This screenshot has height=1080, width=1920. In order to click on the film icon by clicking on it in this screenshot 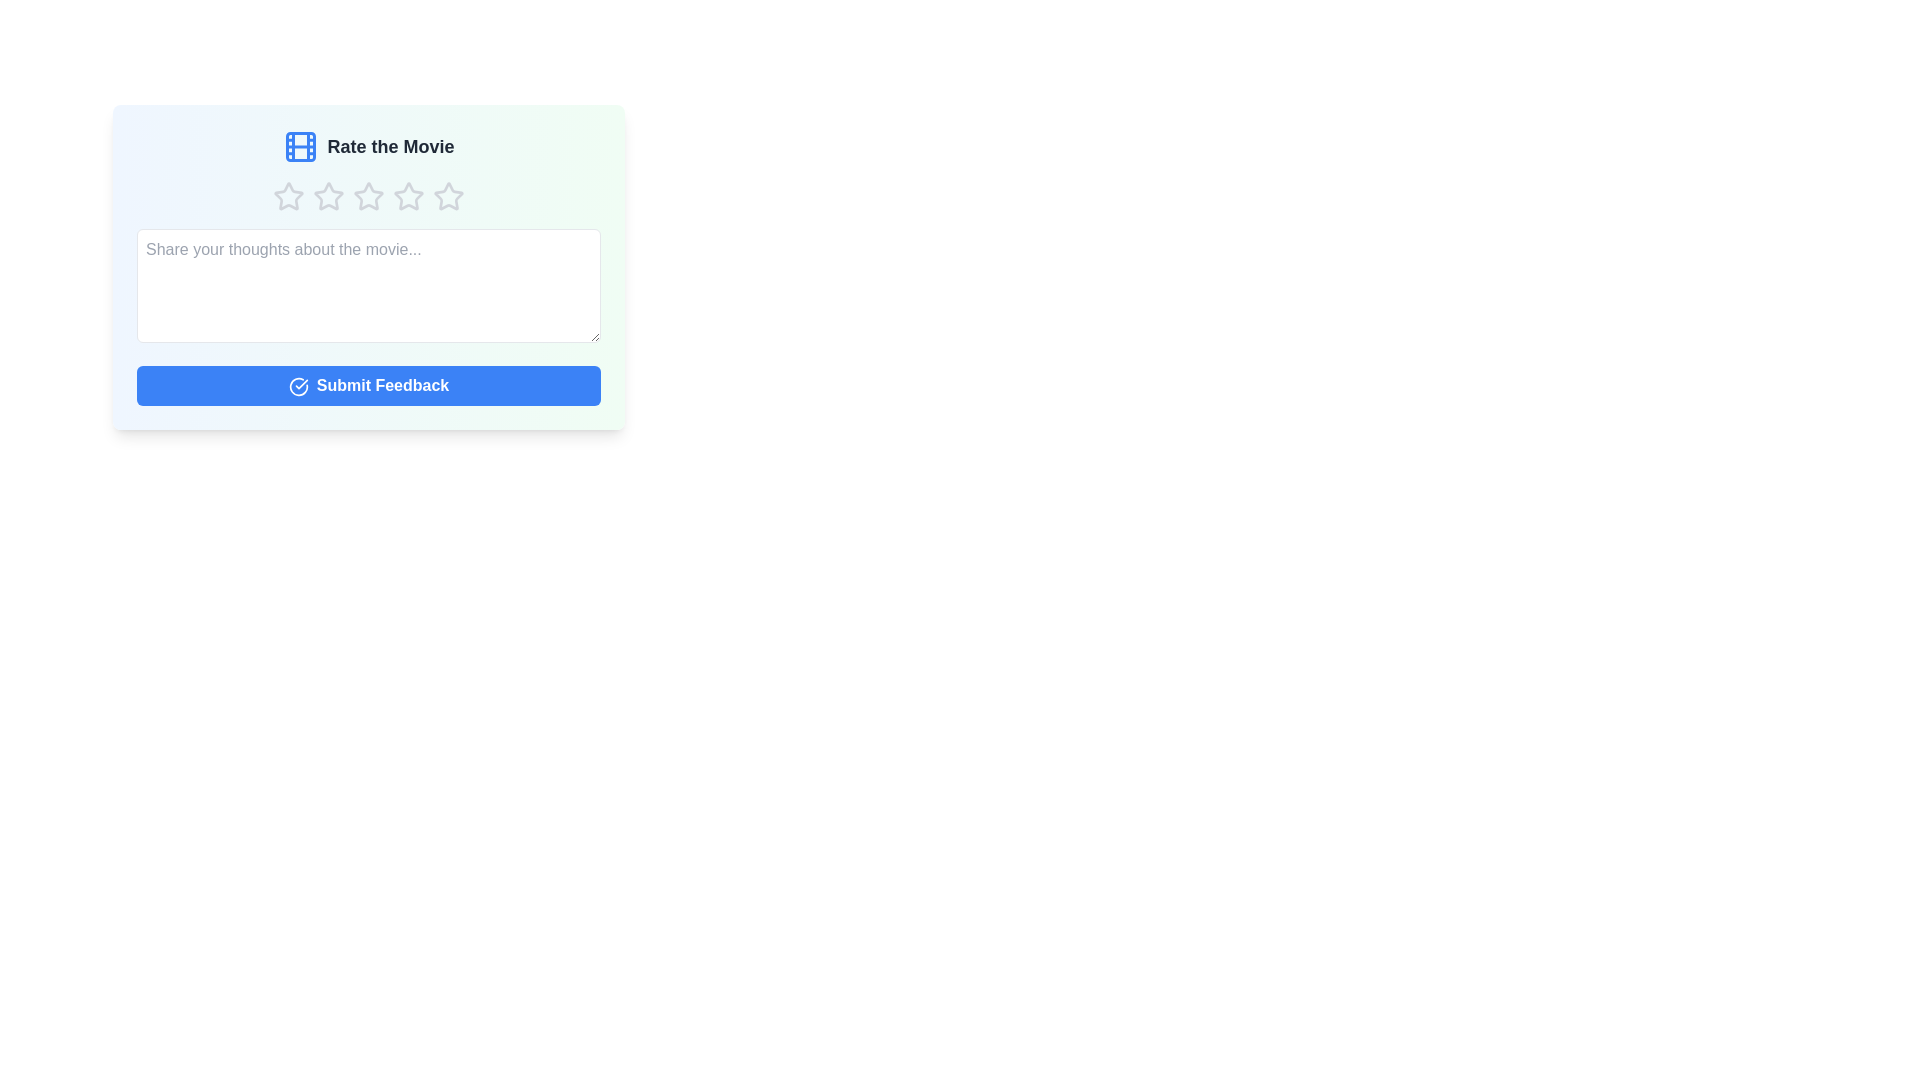, I will do `click(300, 145)`.